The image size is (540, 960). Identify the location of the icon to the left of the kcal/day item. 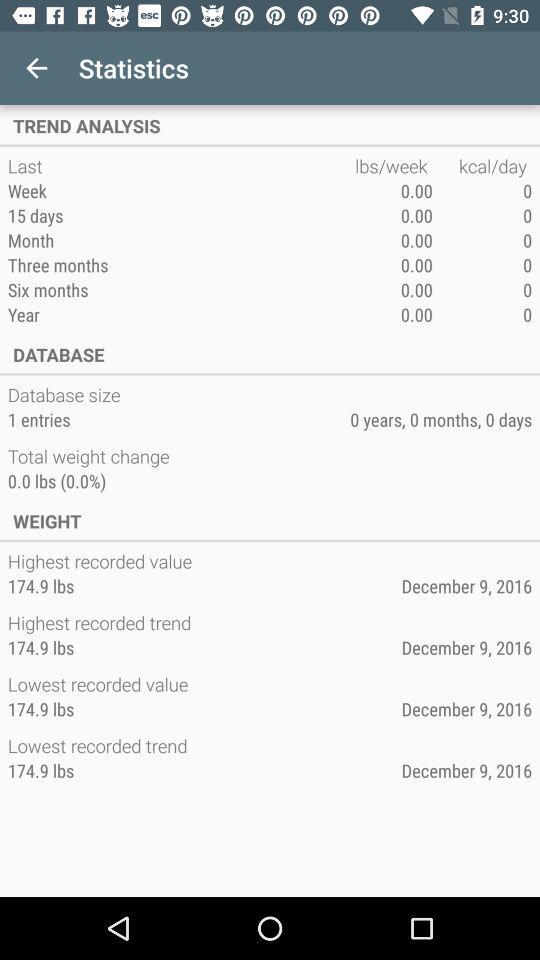
(393, 165).